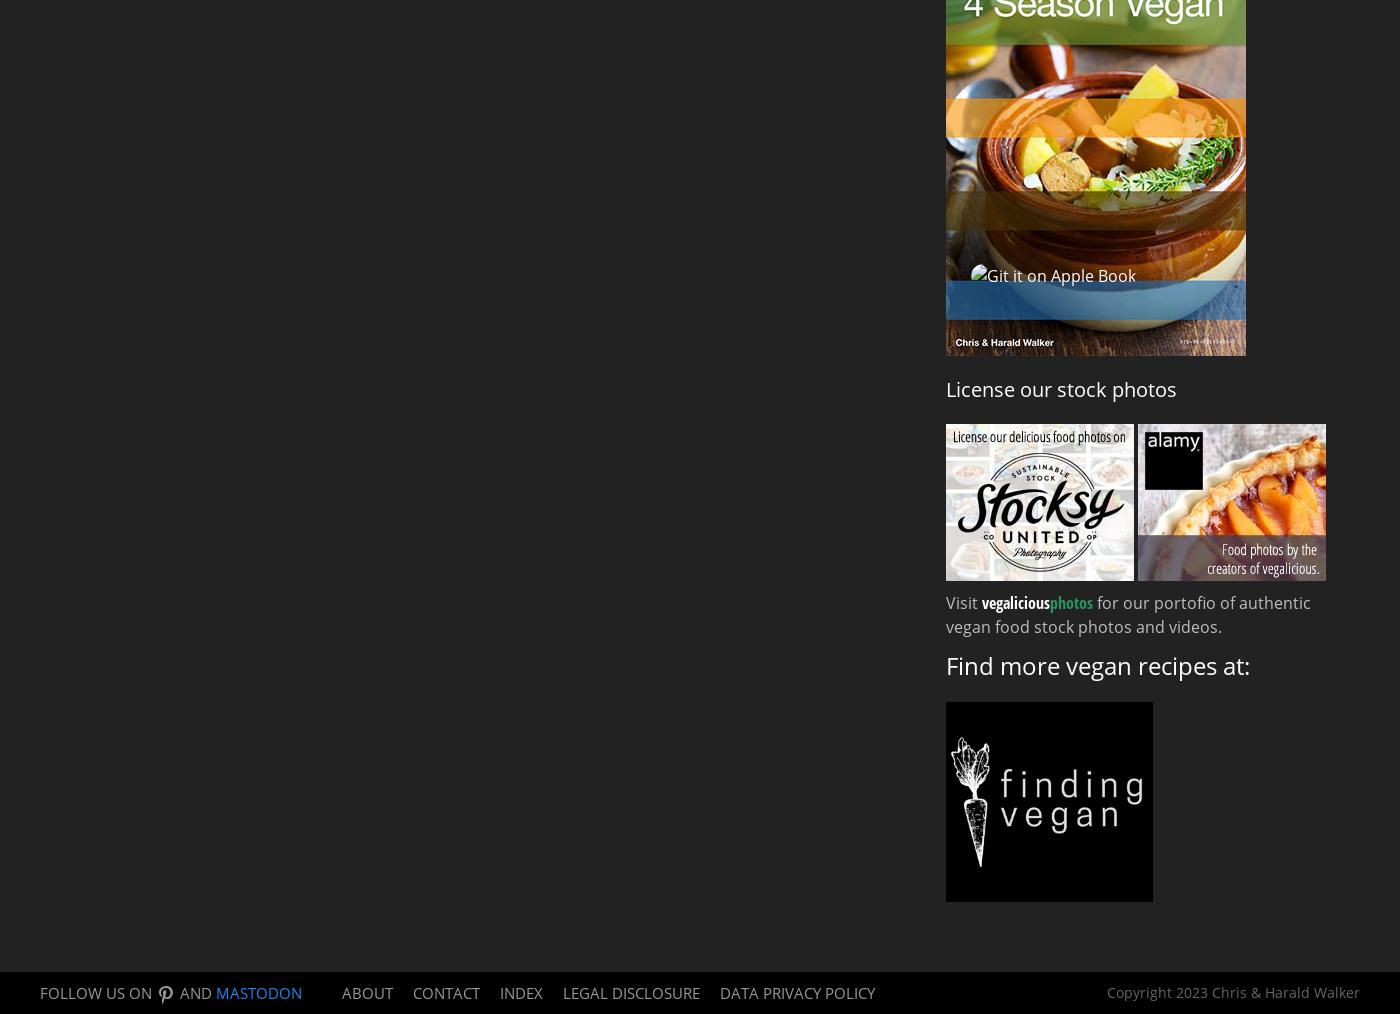 The width and height of the screenshot is (1400, 1014). Describe the element at coordinates (259, 991) in the screenshot. I see `'Mastodon'` at that location.